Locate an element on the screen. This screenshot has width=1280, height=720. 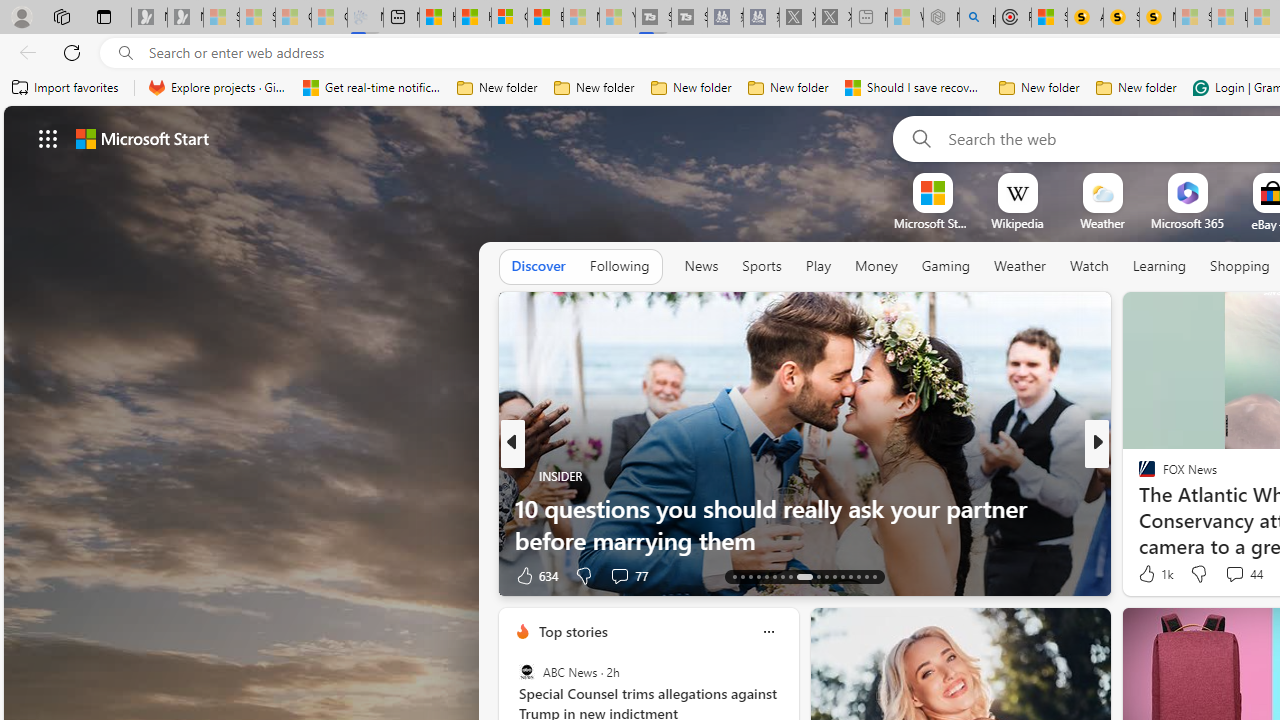
'Play' is located at coordinates (818, 266).